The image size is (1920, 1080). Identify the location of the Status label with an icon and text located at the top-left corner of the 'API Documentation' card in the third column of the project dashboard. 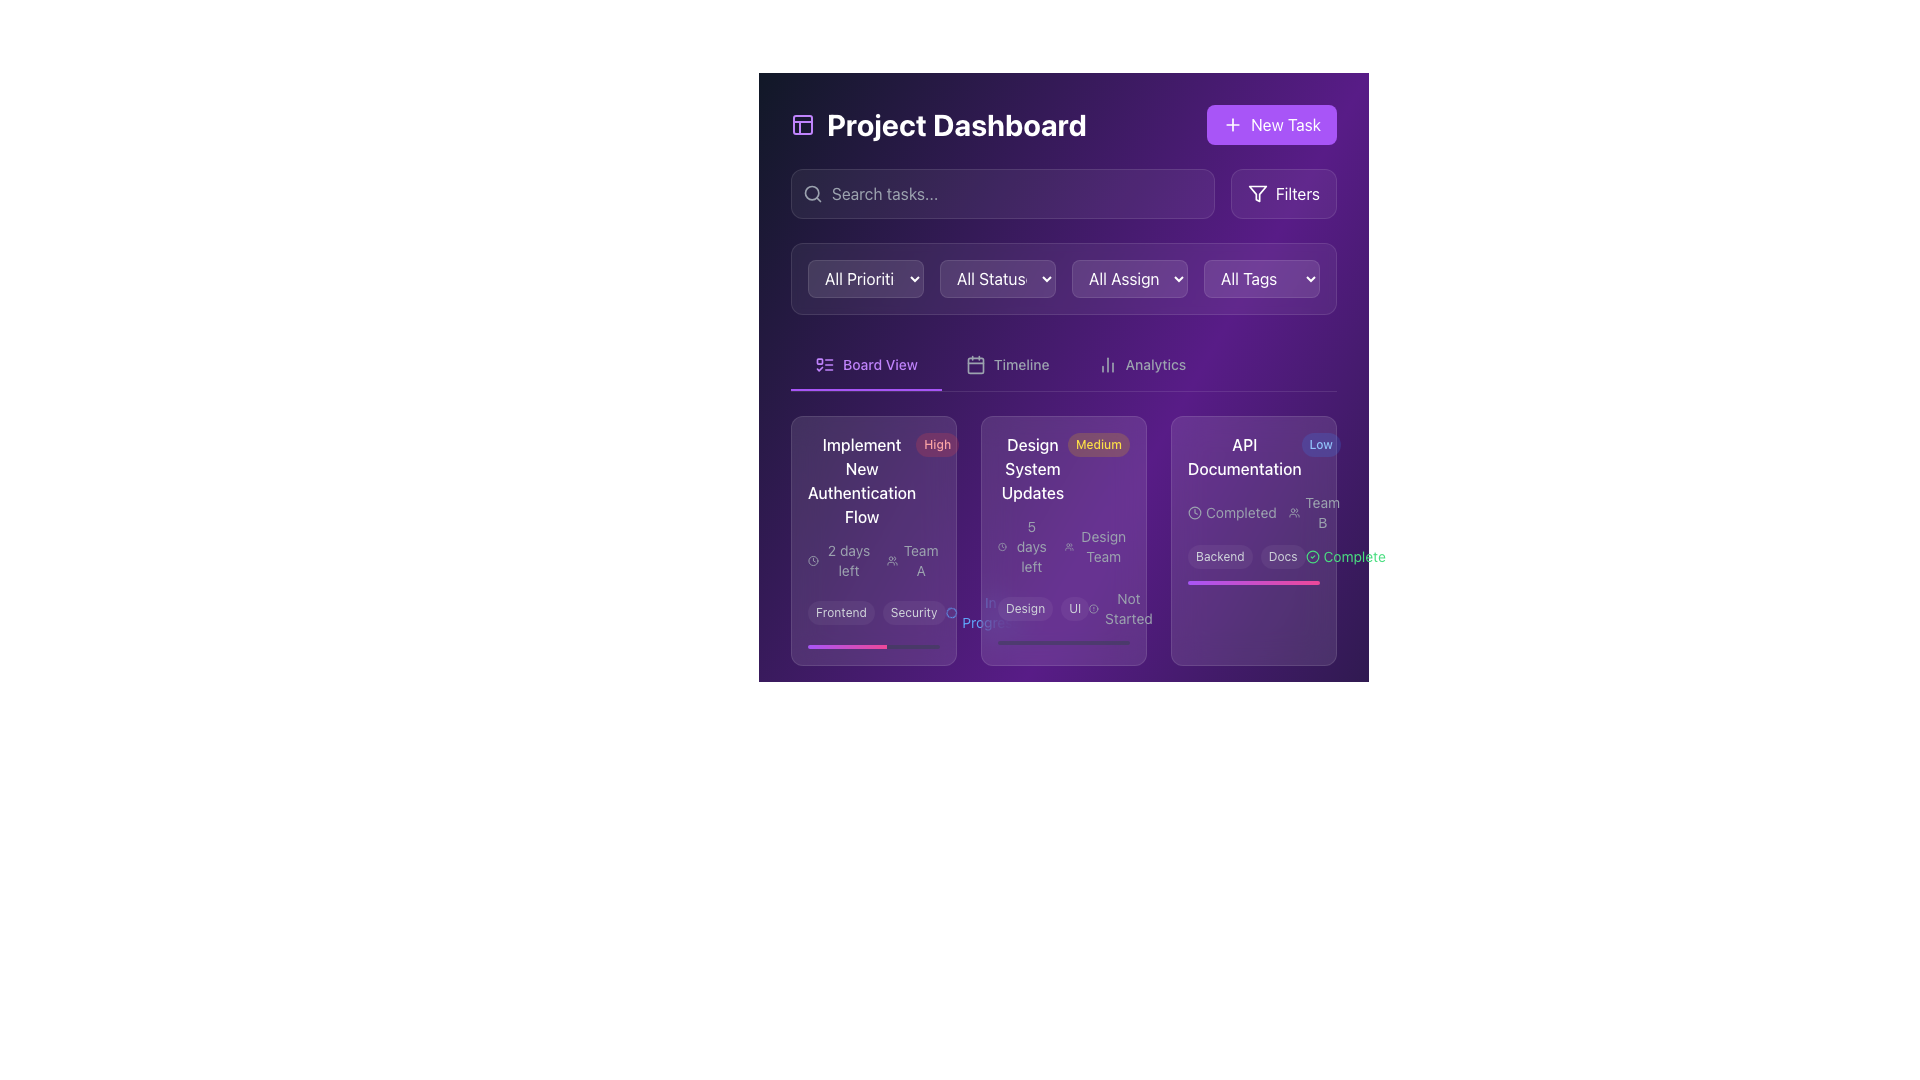
(1231, 512).